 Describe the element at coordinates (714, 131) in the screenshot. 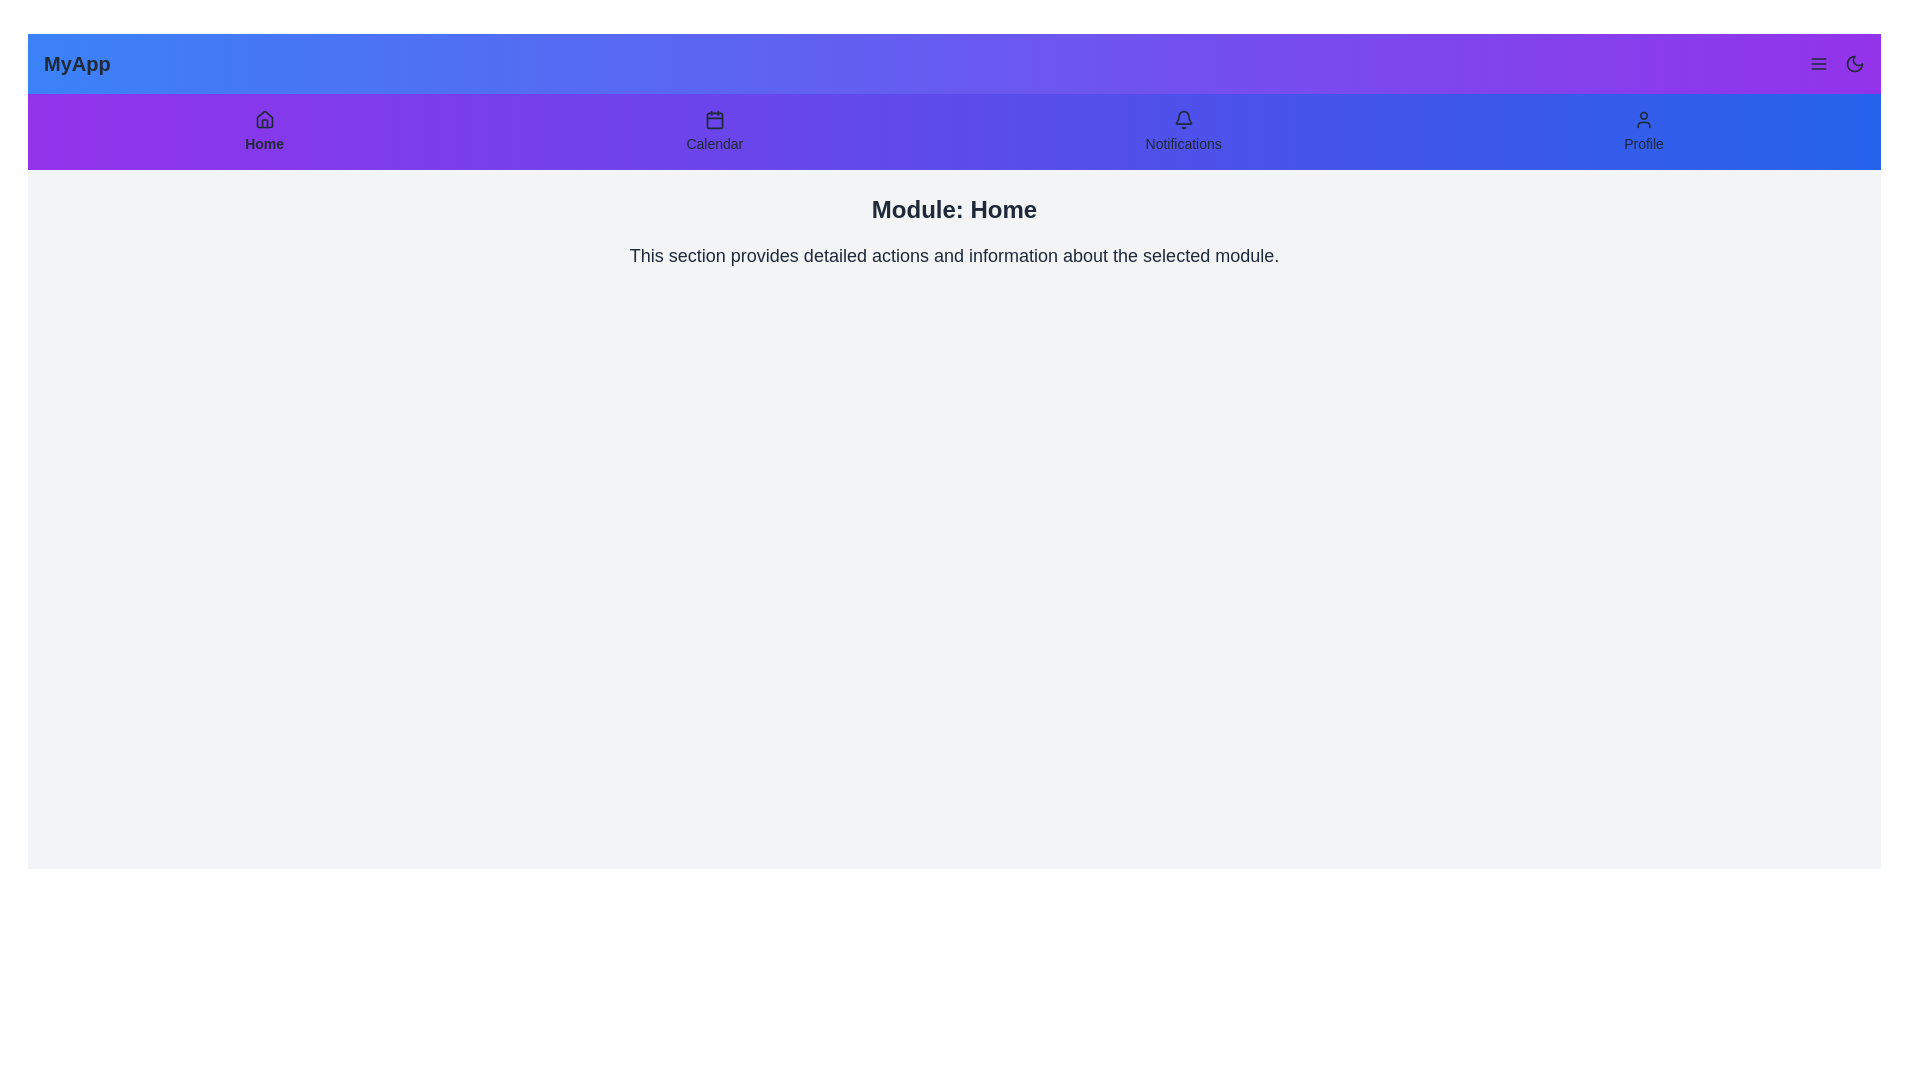

I see `the Calendar tab in the navigation bar` at that location.